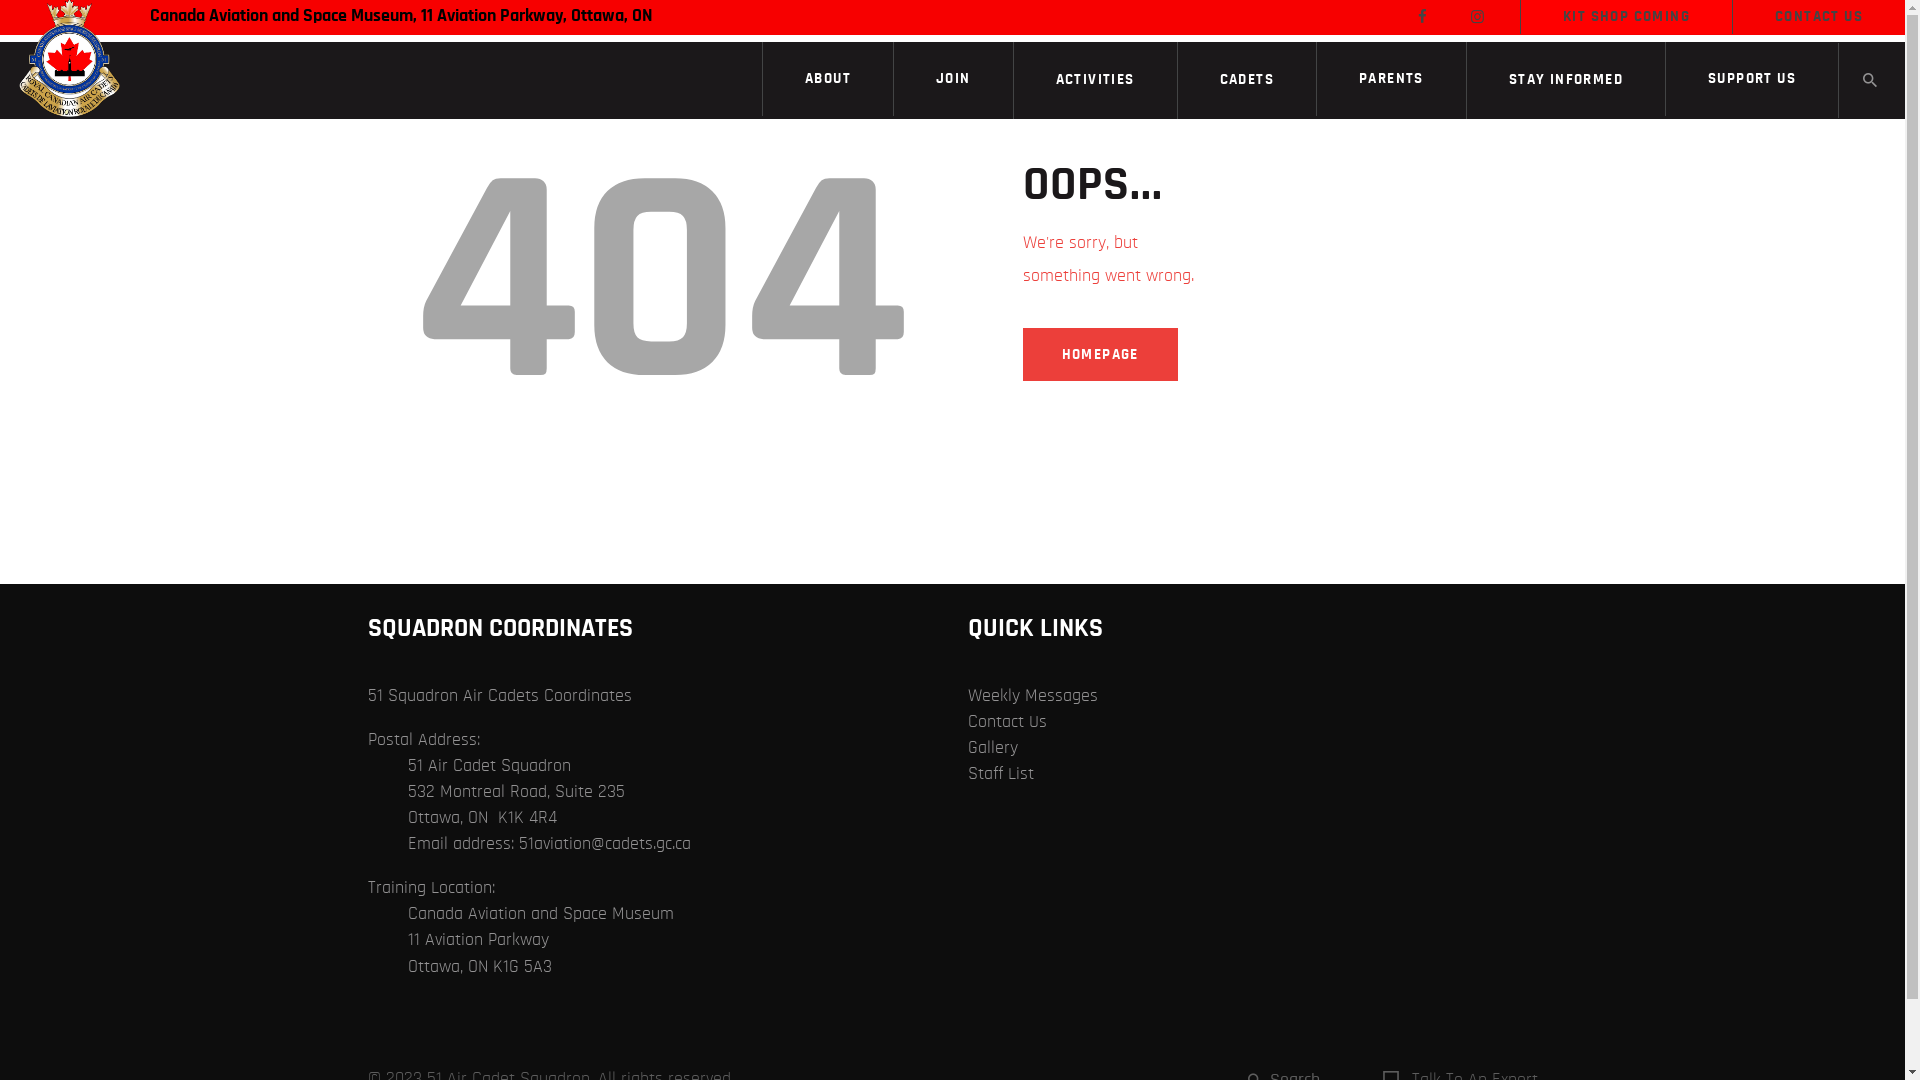 This screenshot has height=1080, width=1920. I want to click on '51aviation@cadets.gc.ca', so click(518, 844).